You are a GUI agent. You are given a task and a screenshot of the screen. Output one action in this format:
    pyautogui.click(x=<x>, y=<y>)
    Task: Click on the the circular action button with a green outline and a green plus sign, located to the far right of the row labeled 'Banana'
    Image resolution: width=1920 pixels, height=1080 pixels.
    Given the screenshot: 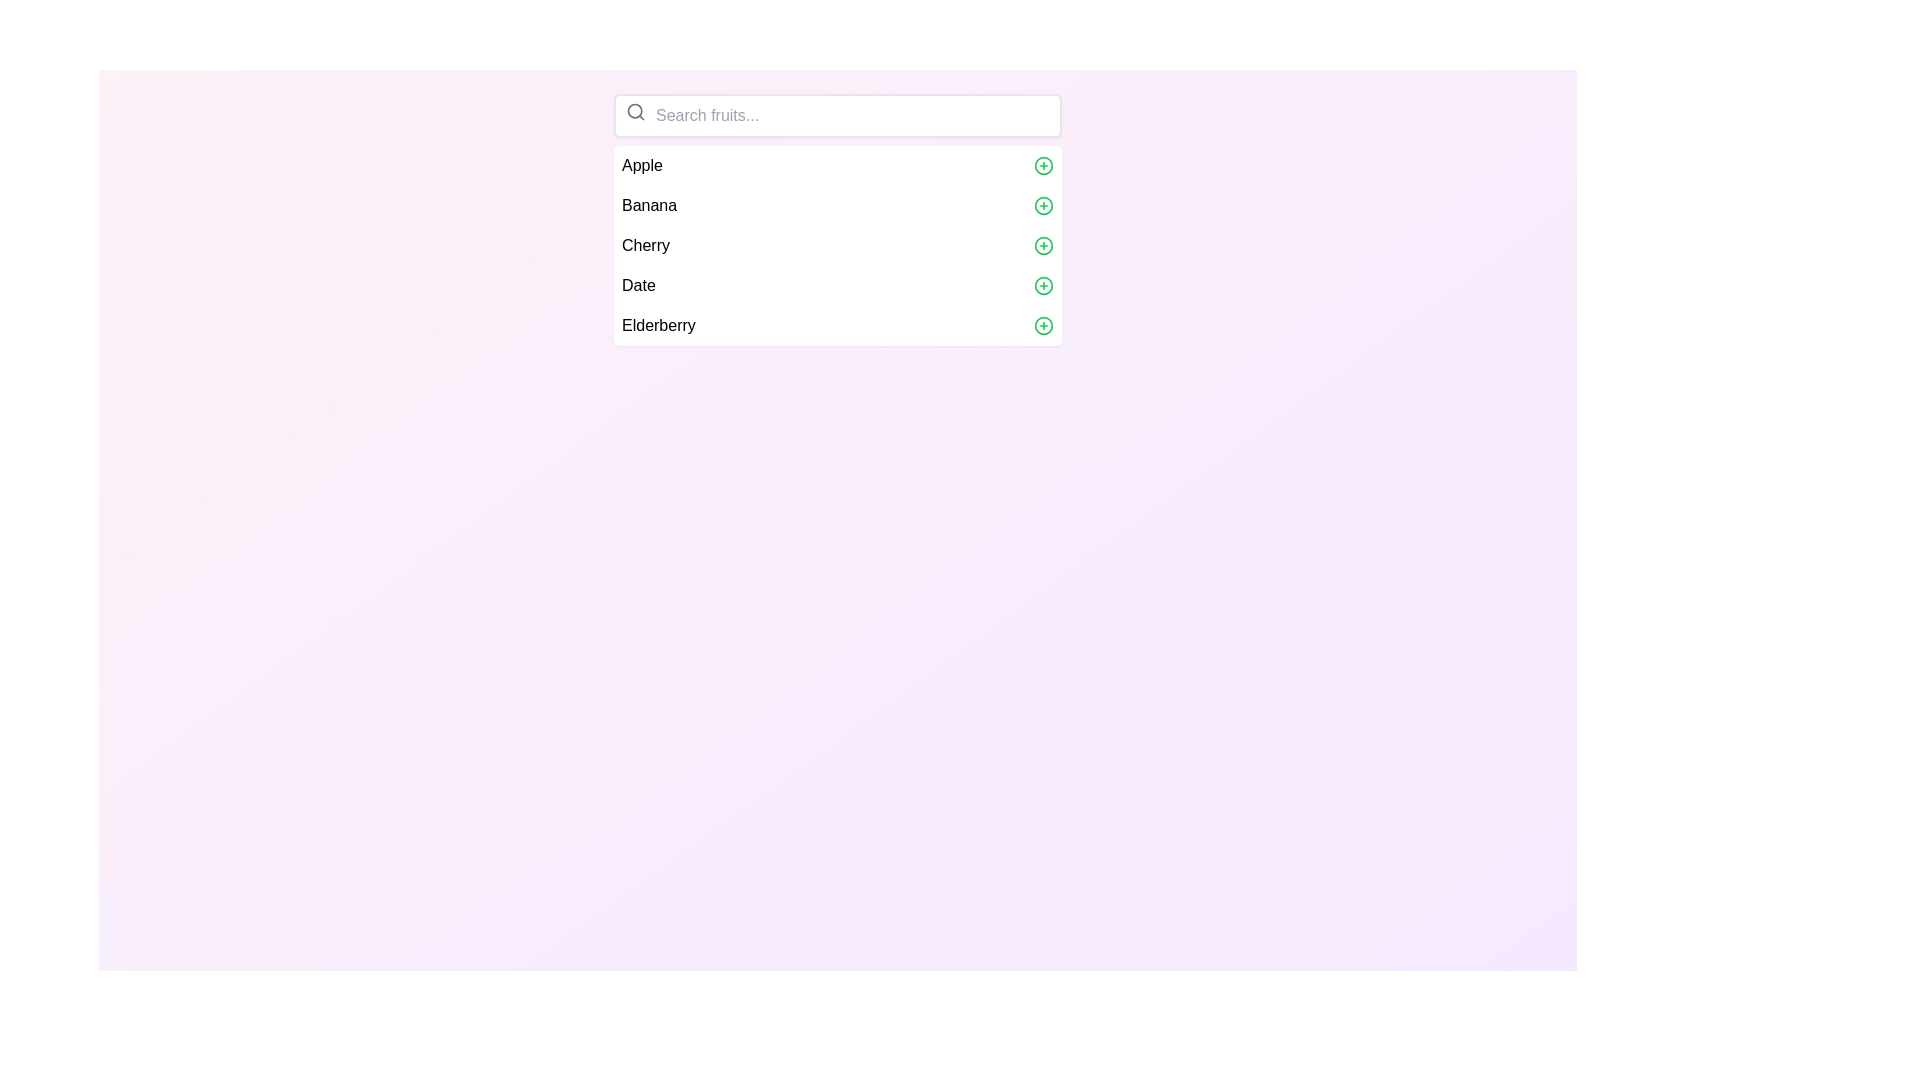 What is the action you would take?
    pyautogui.click(x=1042, y=205)
    